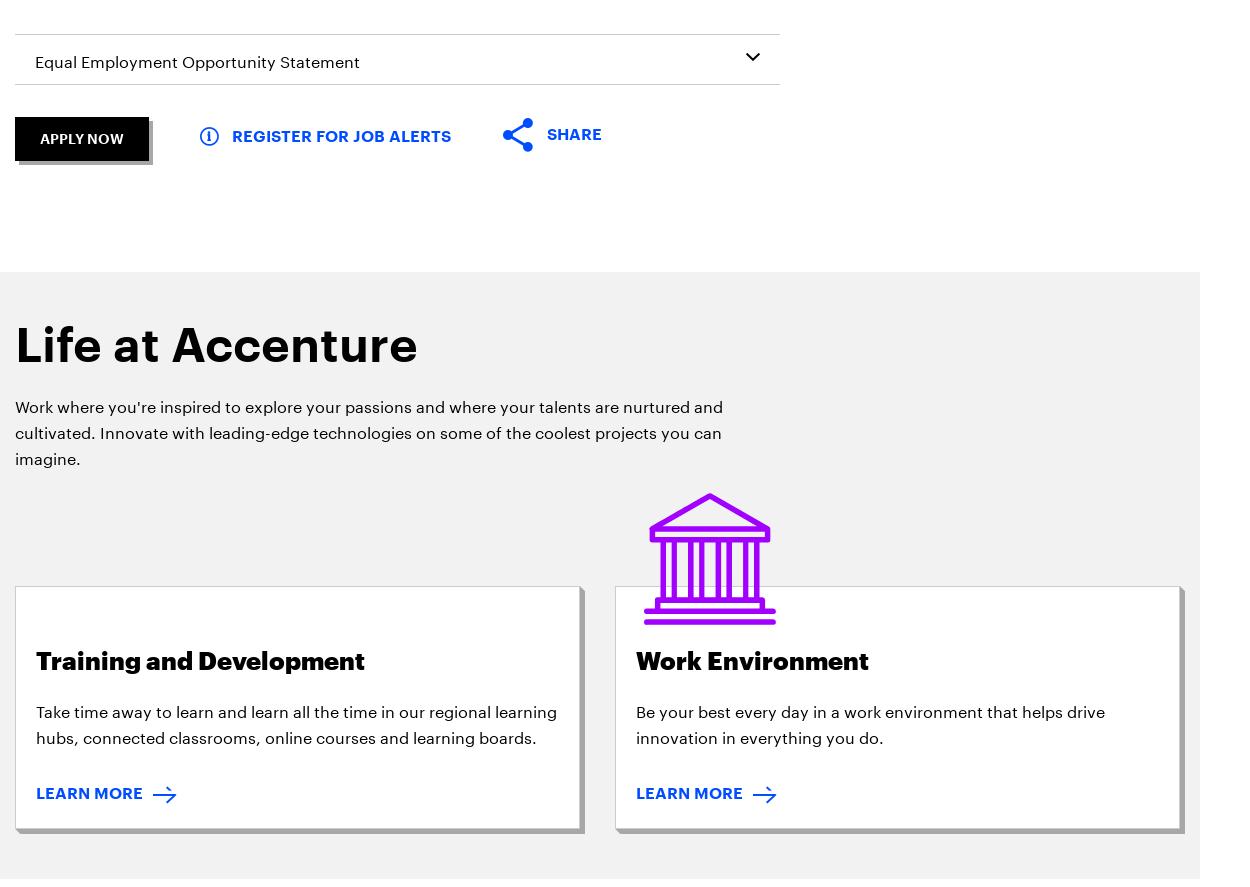 Image resolution: width=1250 pixels, height=887 pixels. I want to click on 'Sitemap', so click(662, 382).